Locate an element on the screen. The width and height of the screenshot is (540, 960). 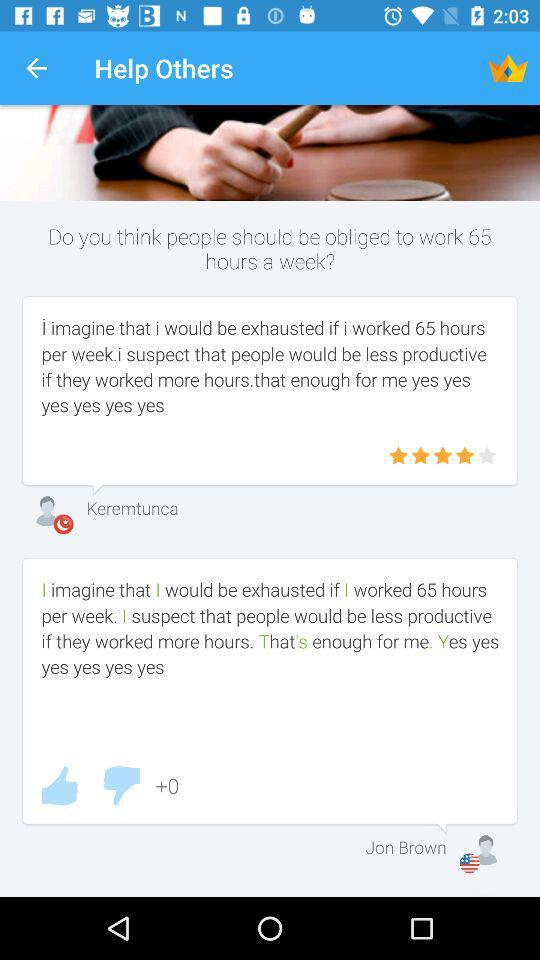
the app next to help others item is located at coordinates (36, 68).